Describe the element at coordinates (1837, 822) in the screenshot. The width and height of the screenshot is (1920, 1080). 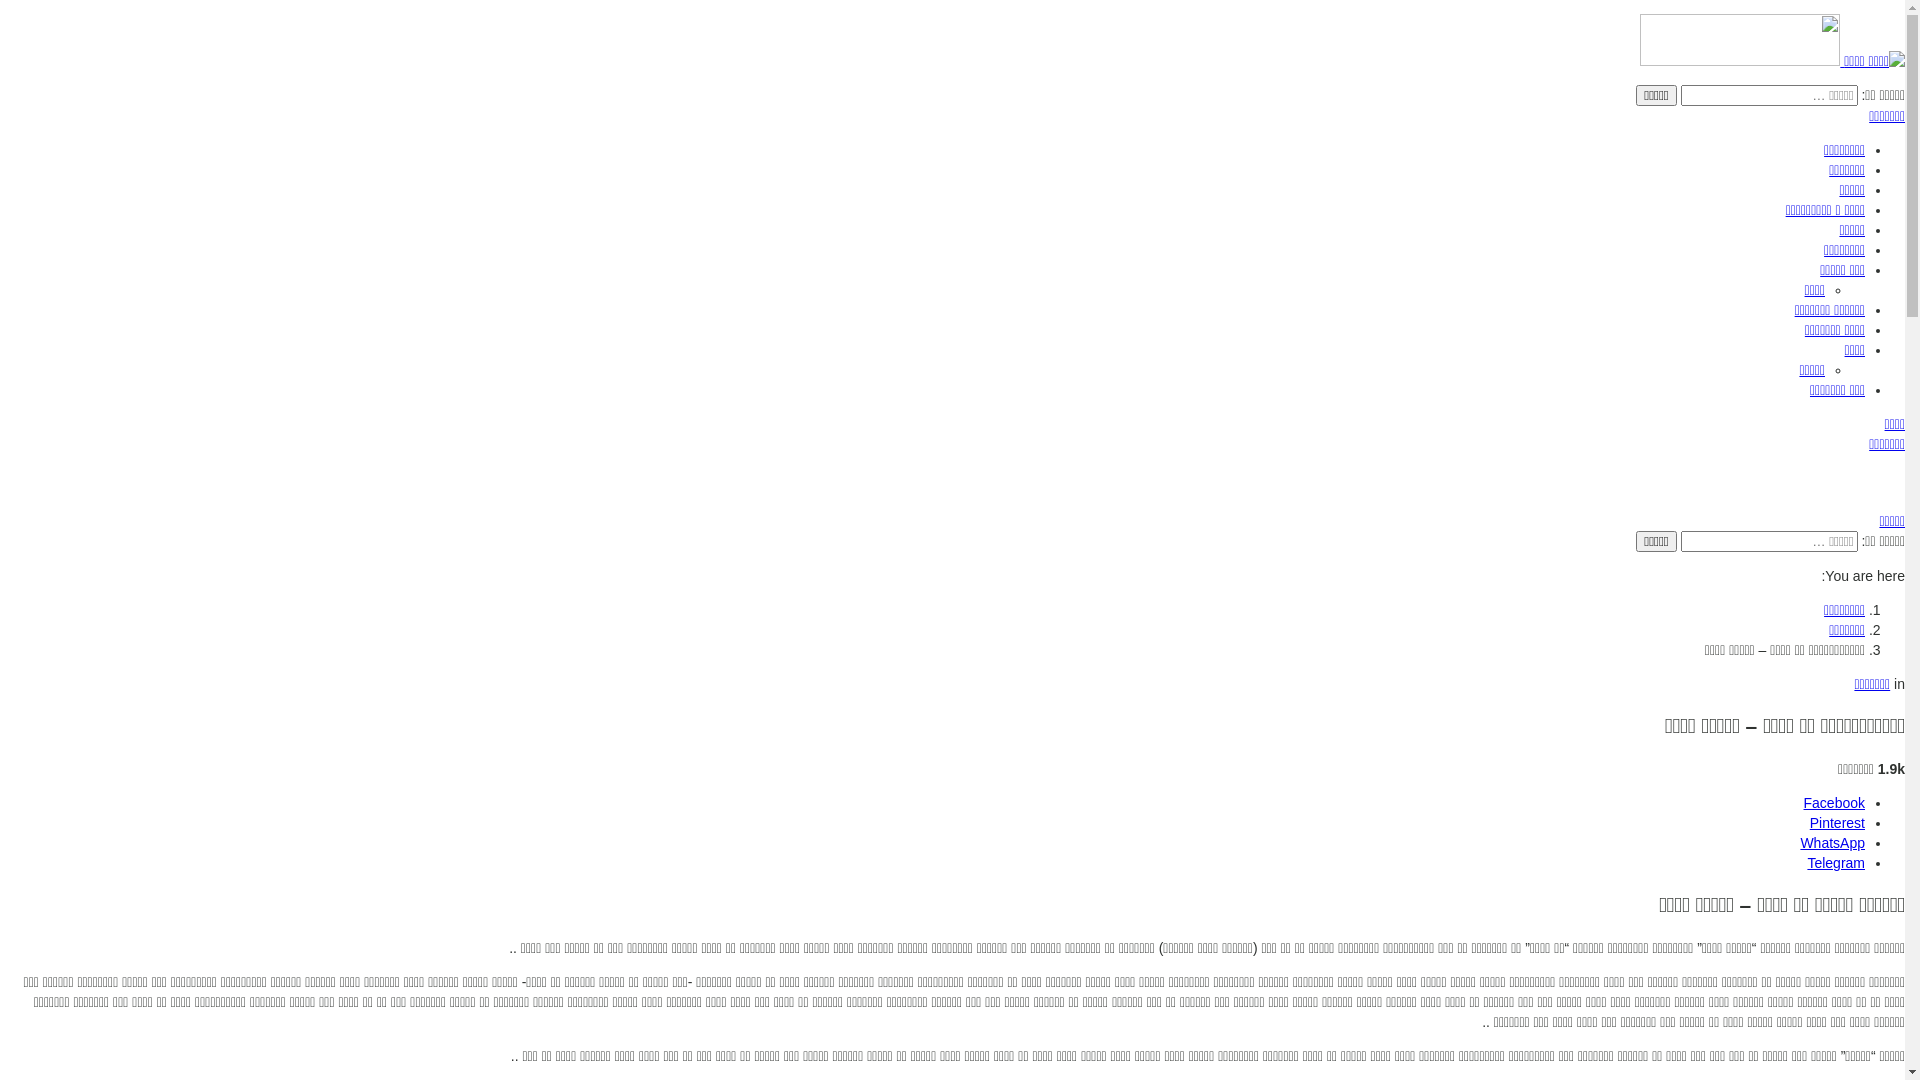
I see `'Pinterest'` at that location.